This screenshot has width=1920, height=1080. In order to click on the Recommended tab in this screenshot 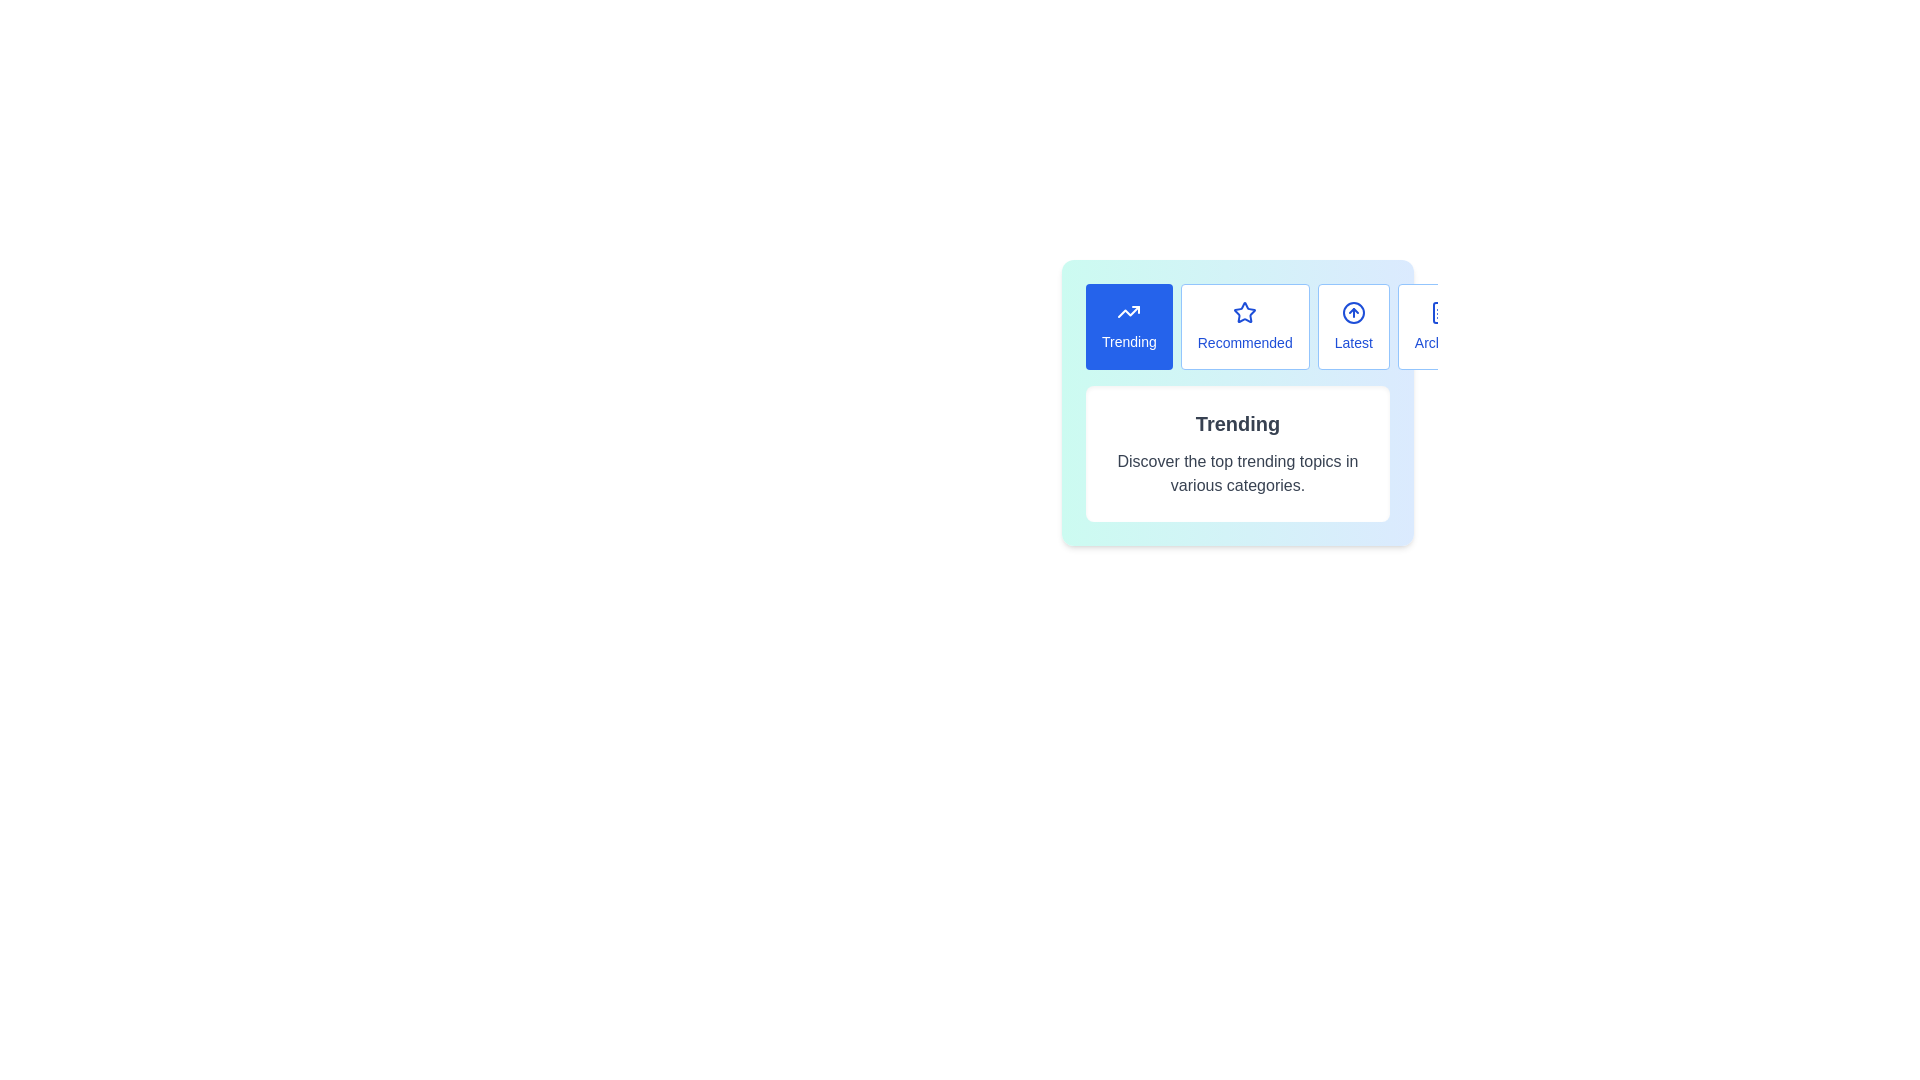, I will do `click(1244, 326)`.